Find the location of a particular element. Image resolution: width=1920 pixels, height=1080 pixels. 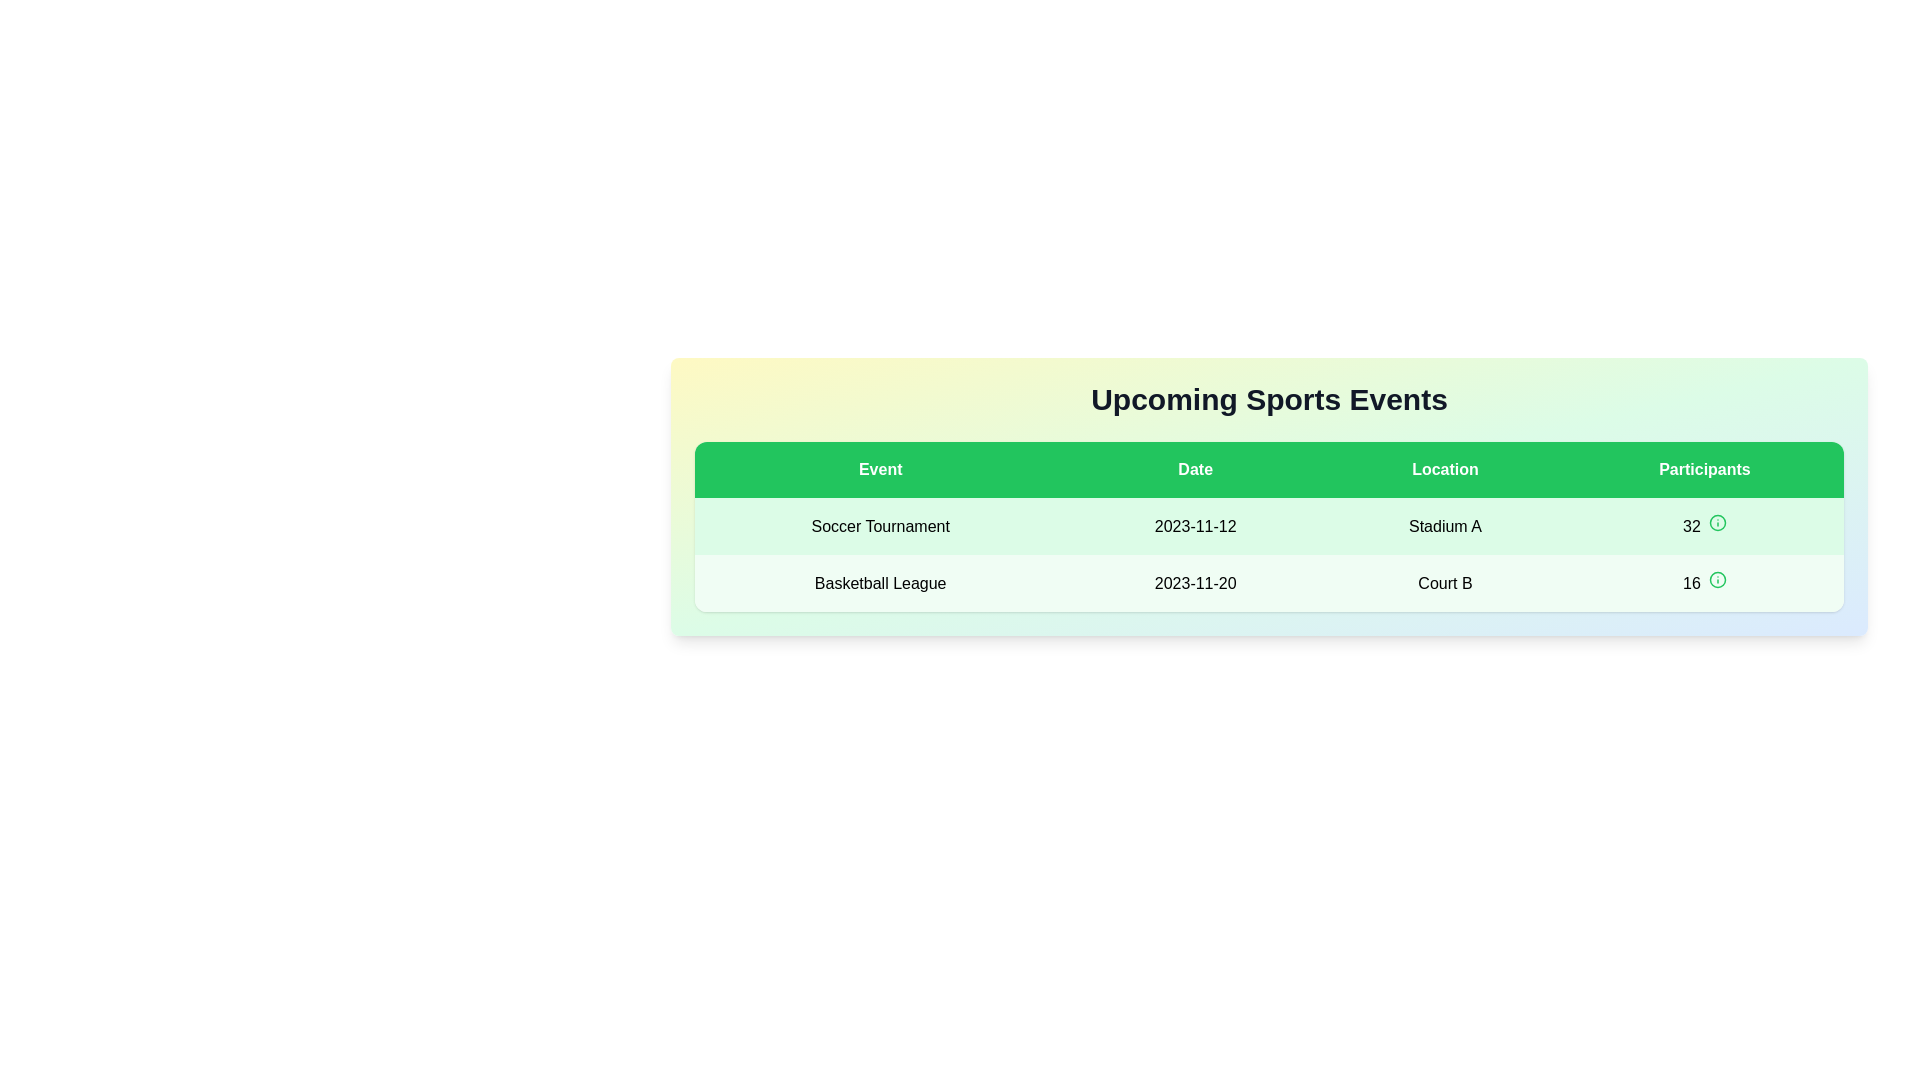

the static text element displaying the date '2023-11-20' located in the second row of the table in the 'Date' column is located at coordinates (1195, 583).